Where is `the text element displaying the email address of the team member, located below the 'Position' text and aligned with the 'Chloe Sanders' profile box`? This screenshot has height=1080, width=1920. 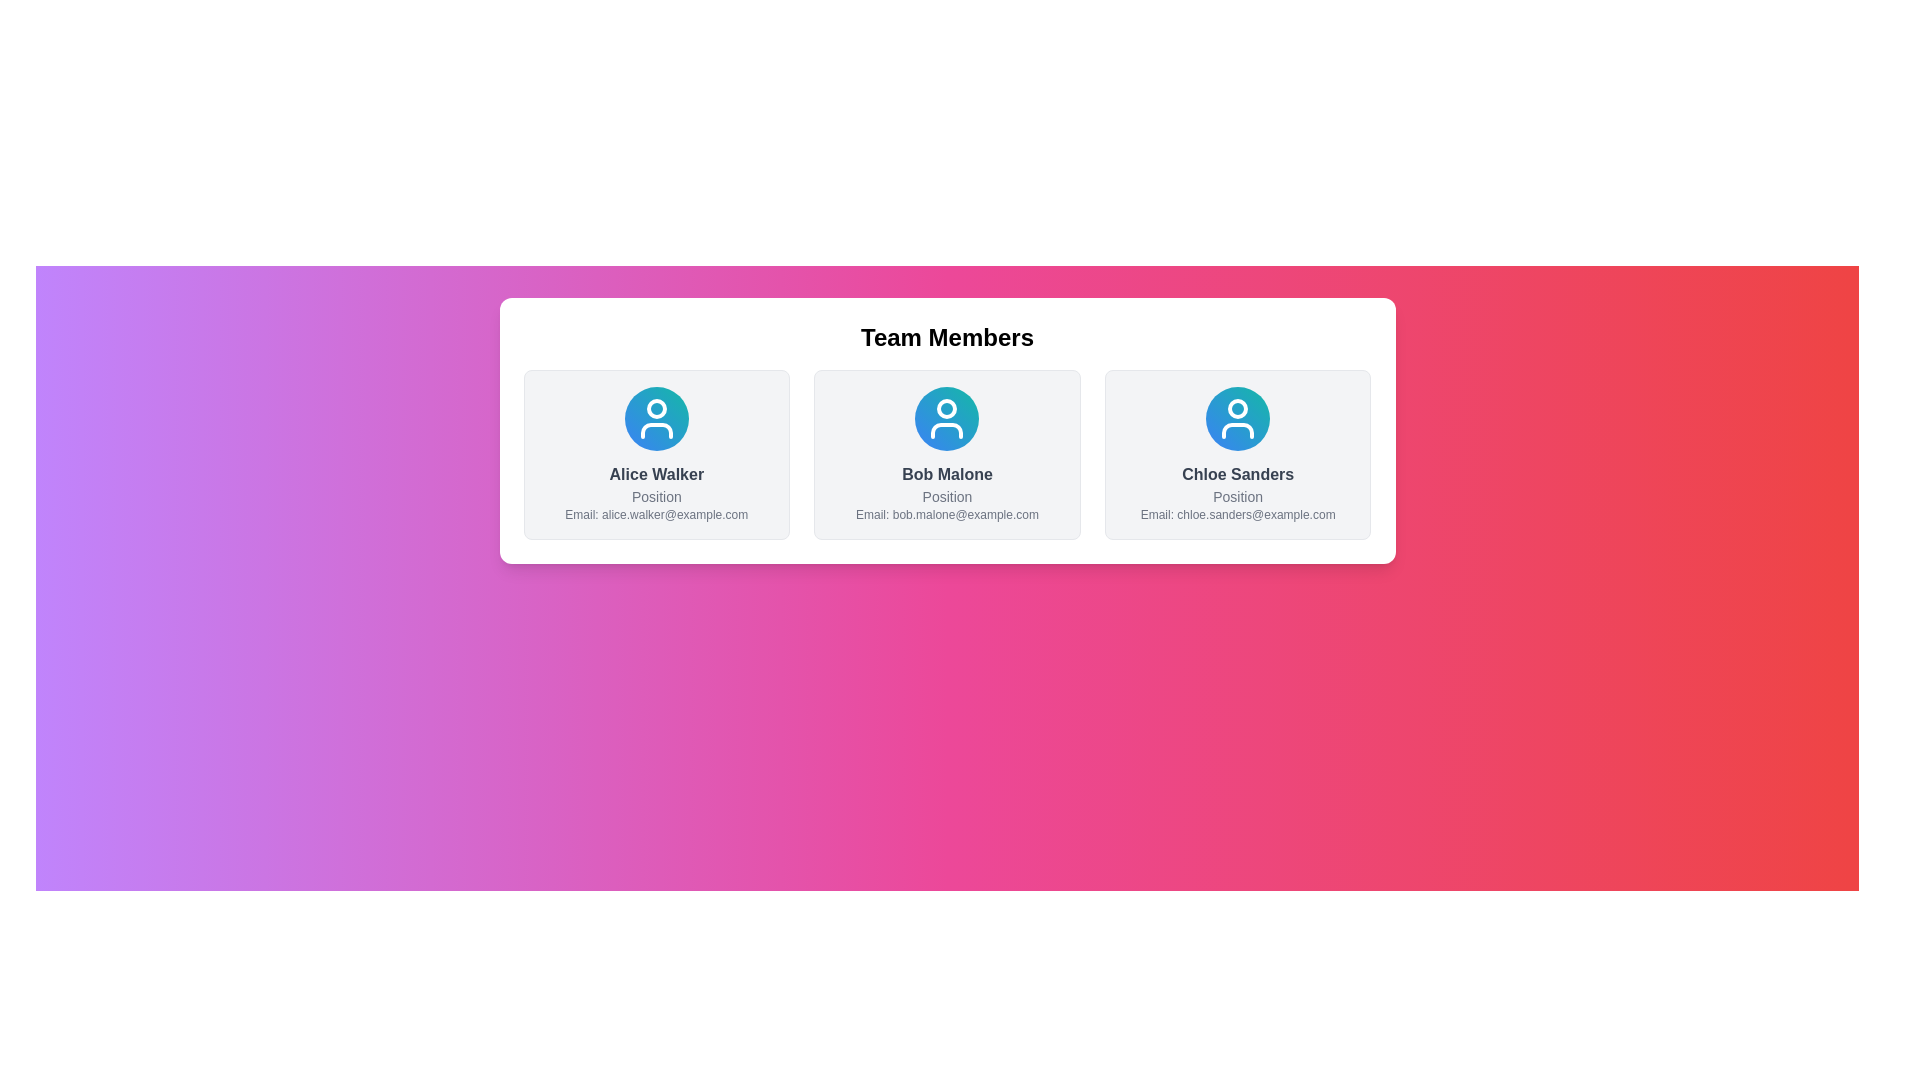
the text element displaying the email address of the team member, located below the 'Position' text and aligned with the 'Chloe Sanders' profile box is located at coordinates (1237, 514).